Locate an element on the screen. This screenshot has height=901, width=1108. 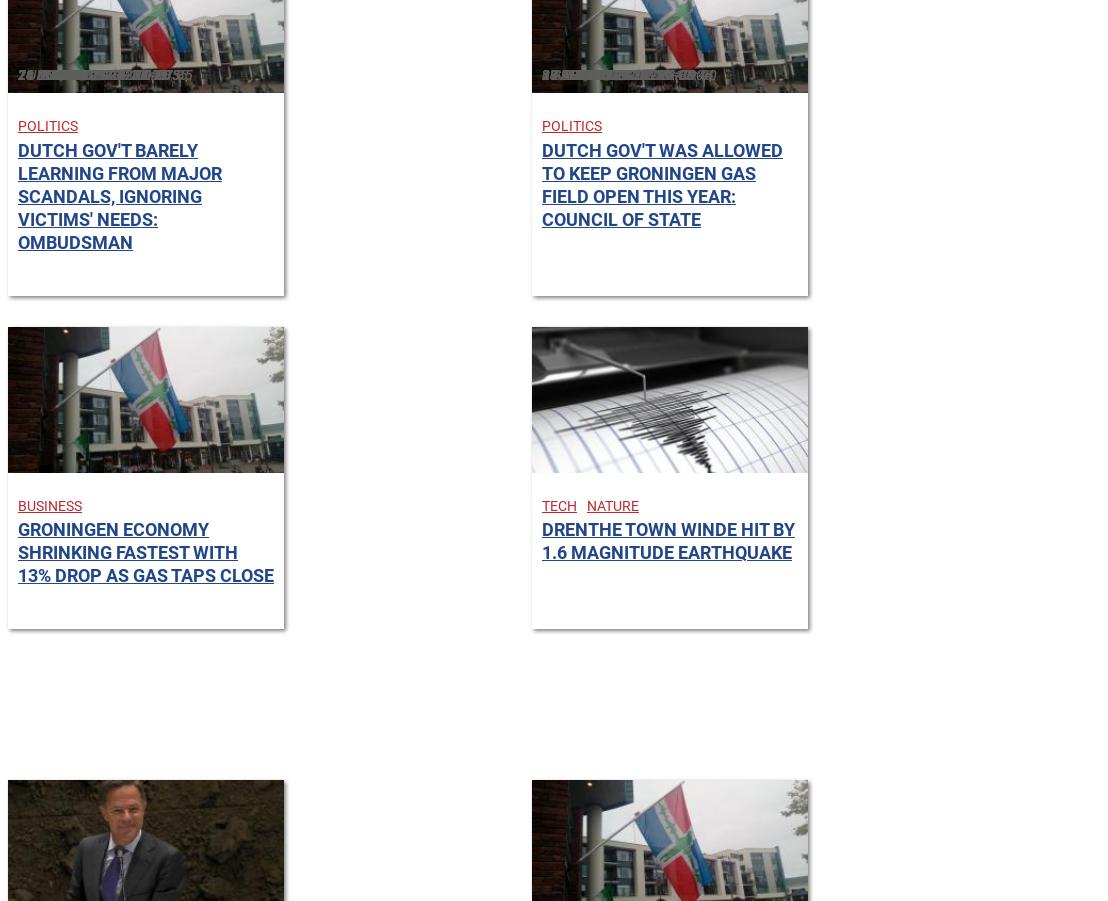
'Dutch gov't barely learning from major scandals, ignoring victims' needs: Ombudsman' is located at coordinates (119, 194).